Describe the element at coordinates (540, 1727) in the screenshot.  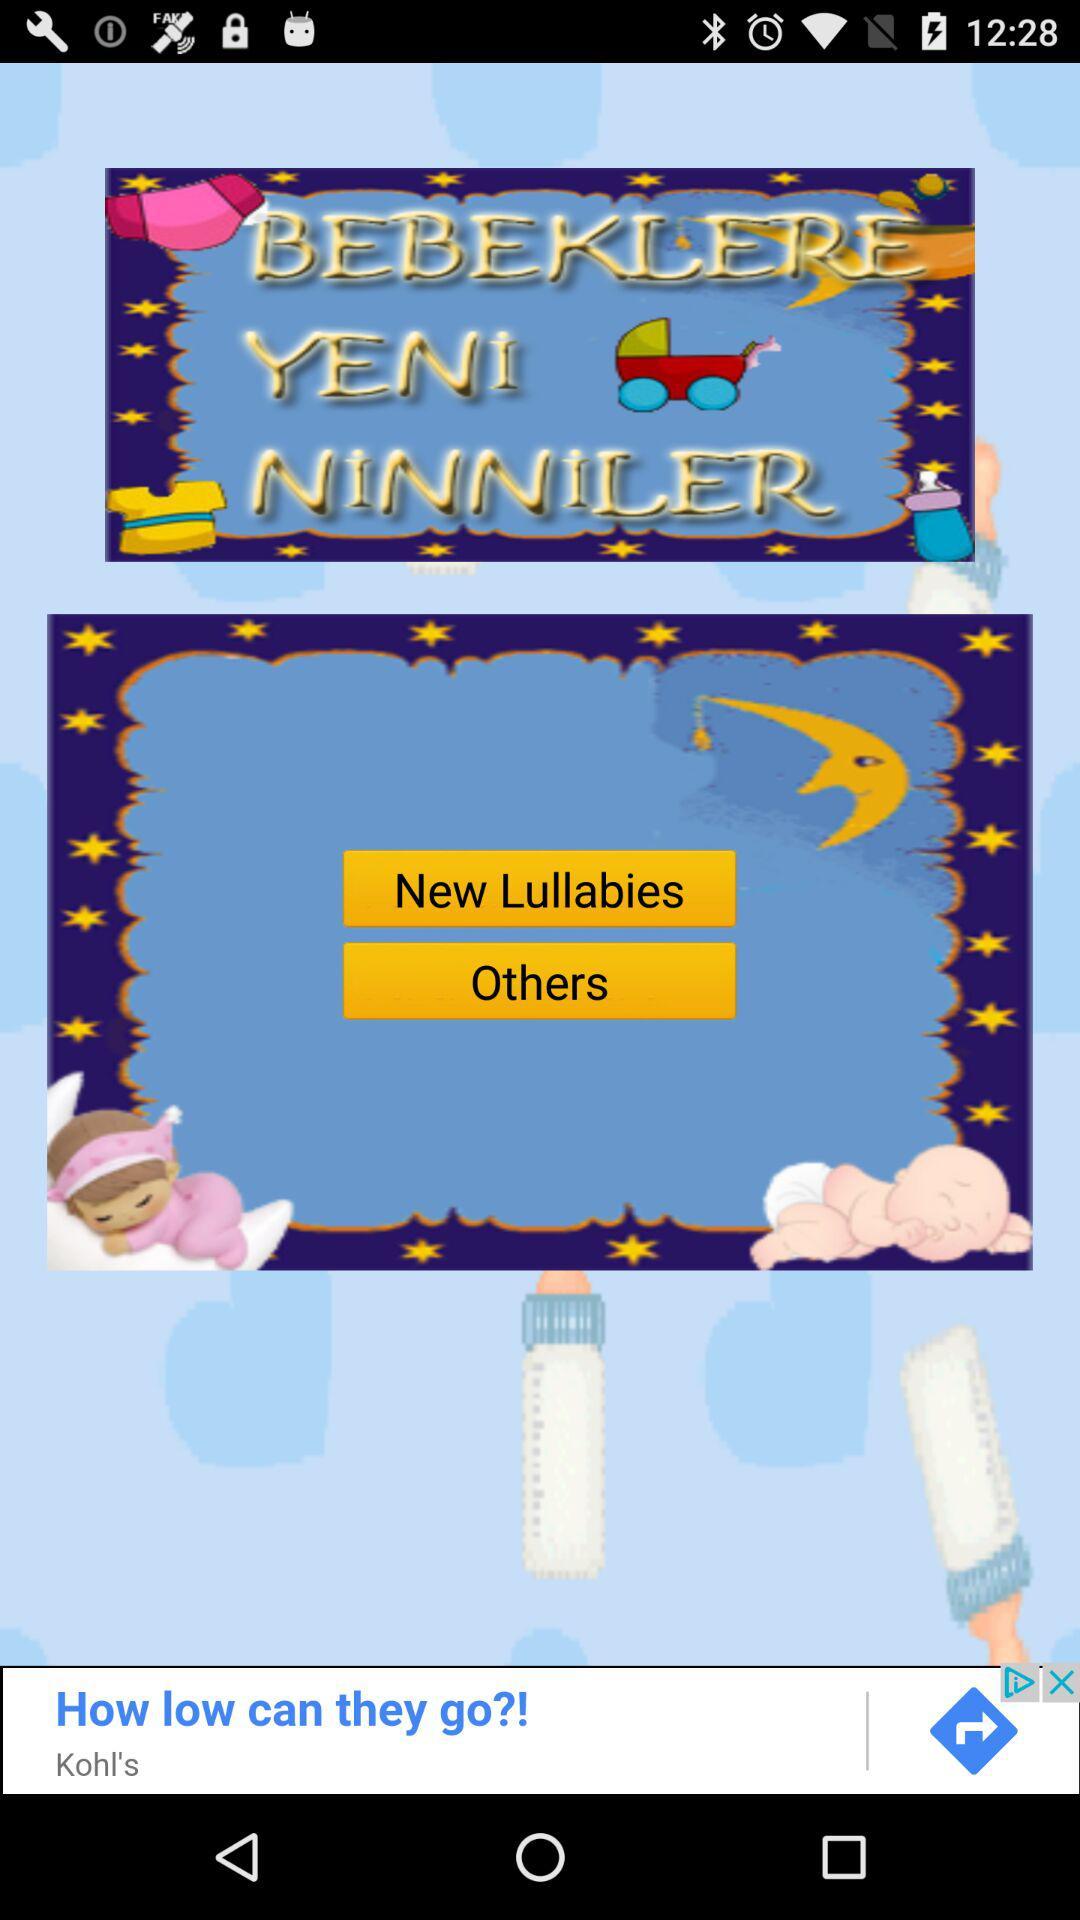
I see `announcement` at that location.